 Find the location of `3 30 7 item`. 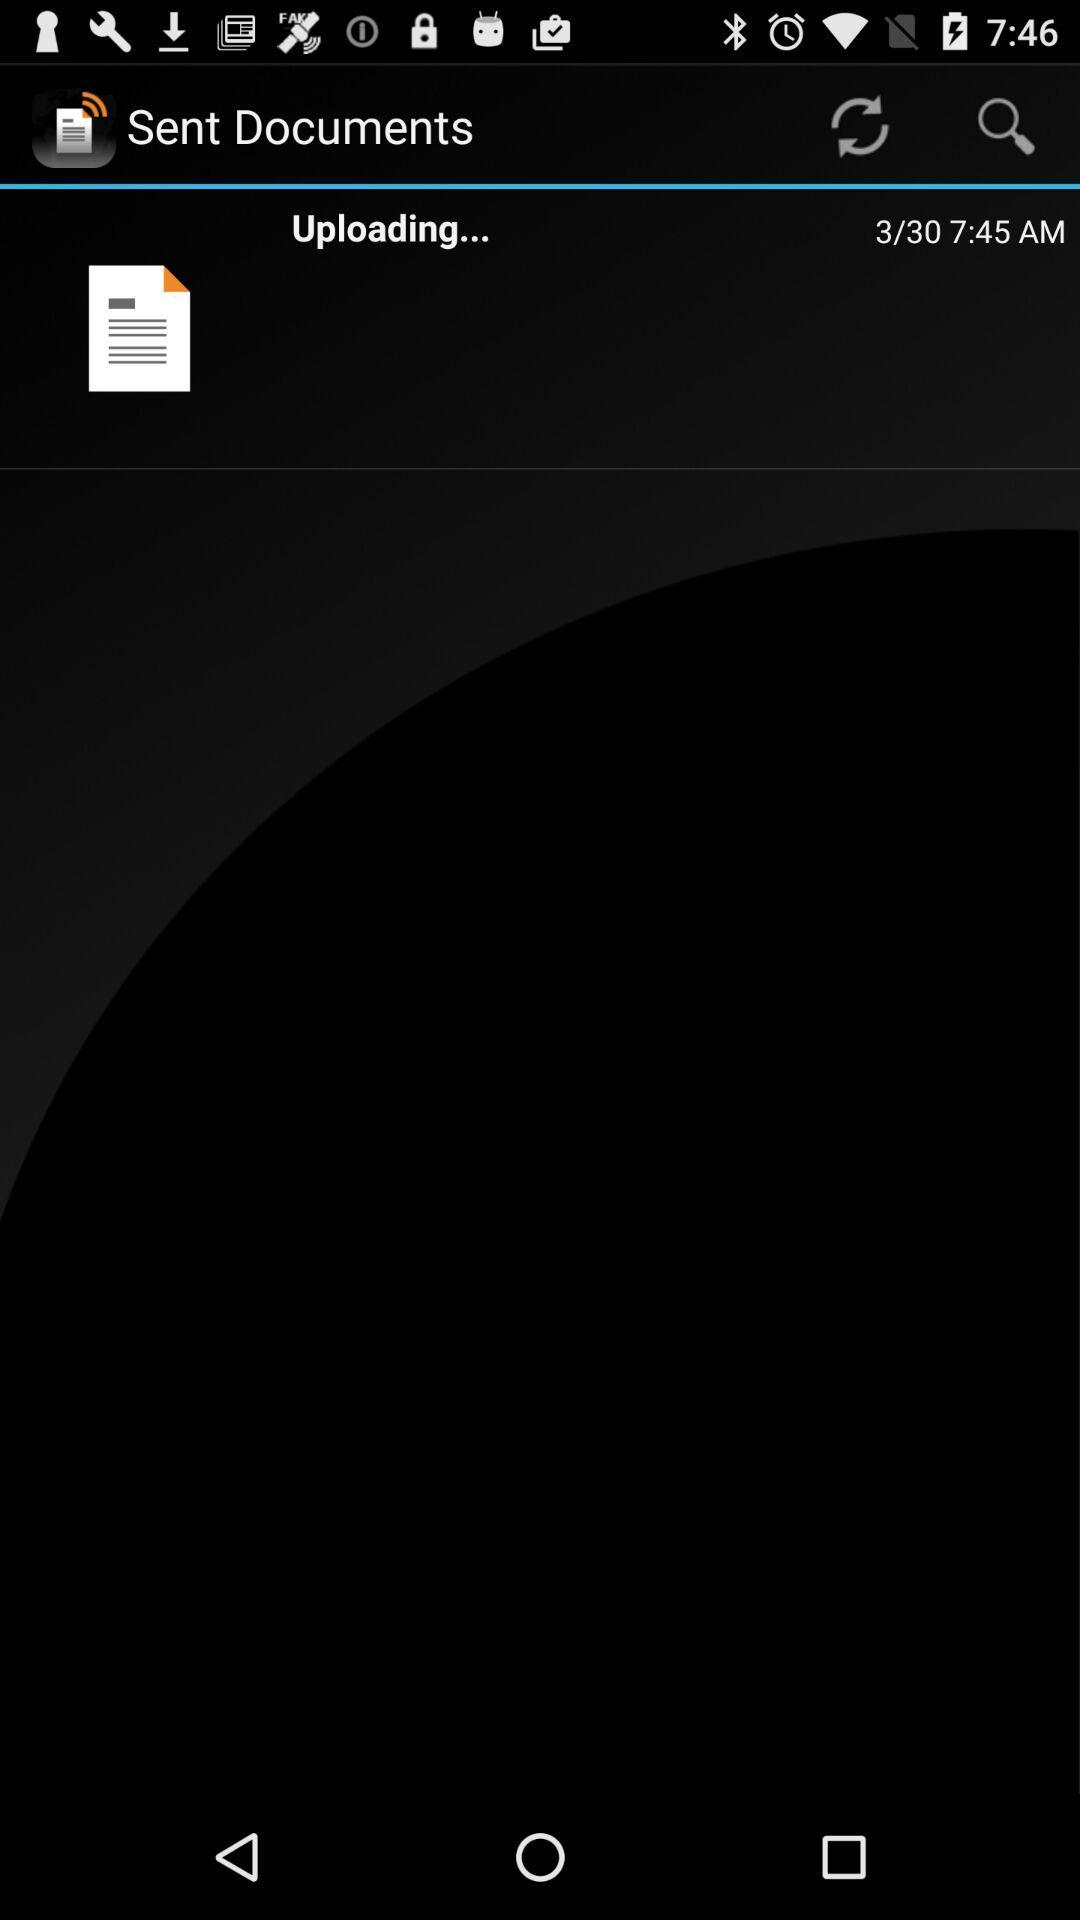

3 30 7 item is located at coordinates (969, 230).